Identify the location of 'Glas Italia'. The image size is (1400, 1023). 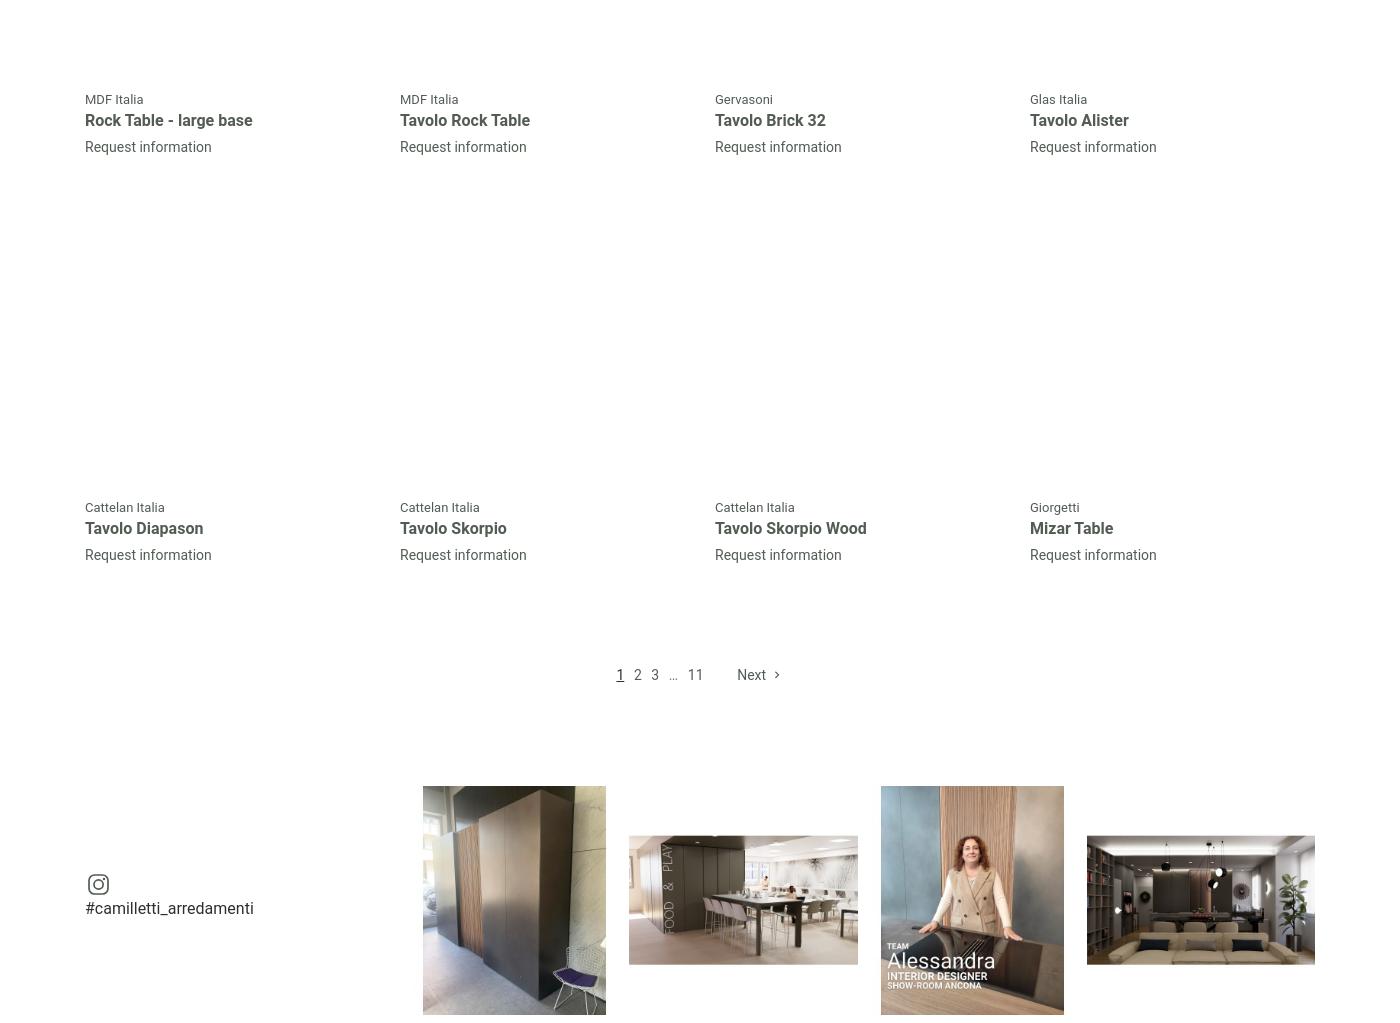
(1058, 99).